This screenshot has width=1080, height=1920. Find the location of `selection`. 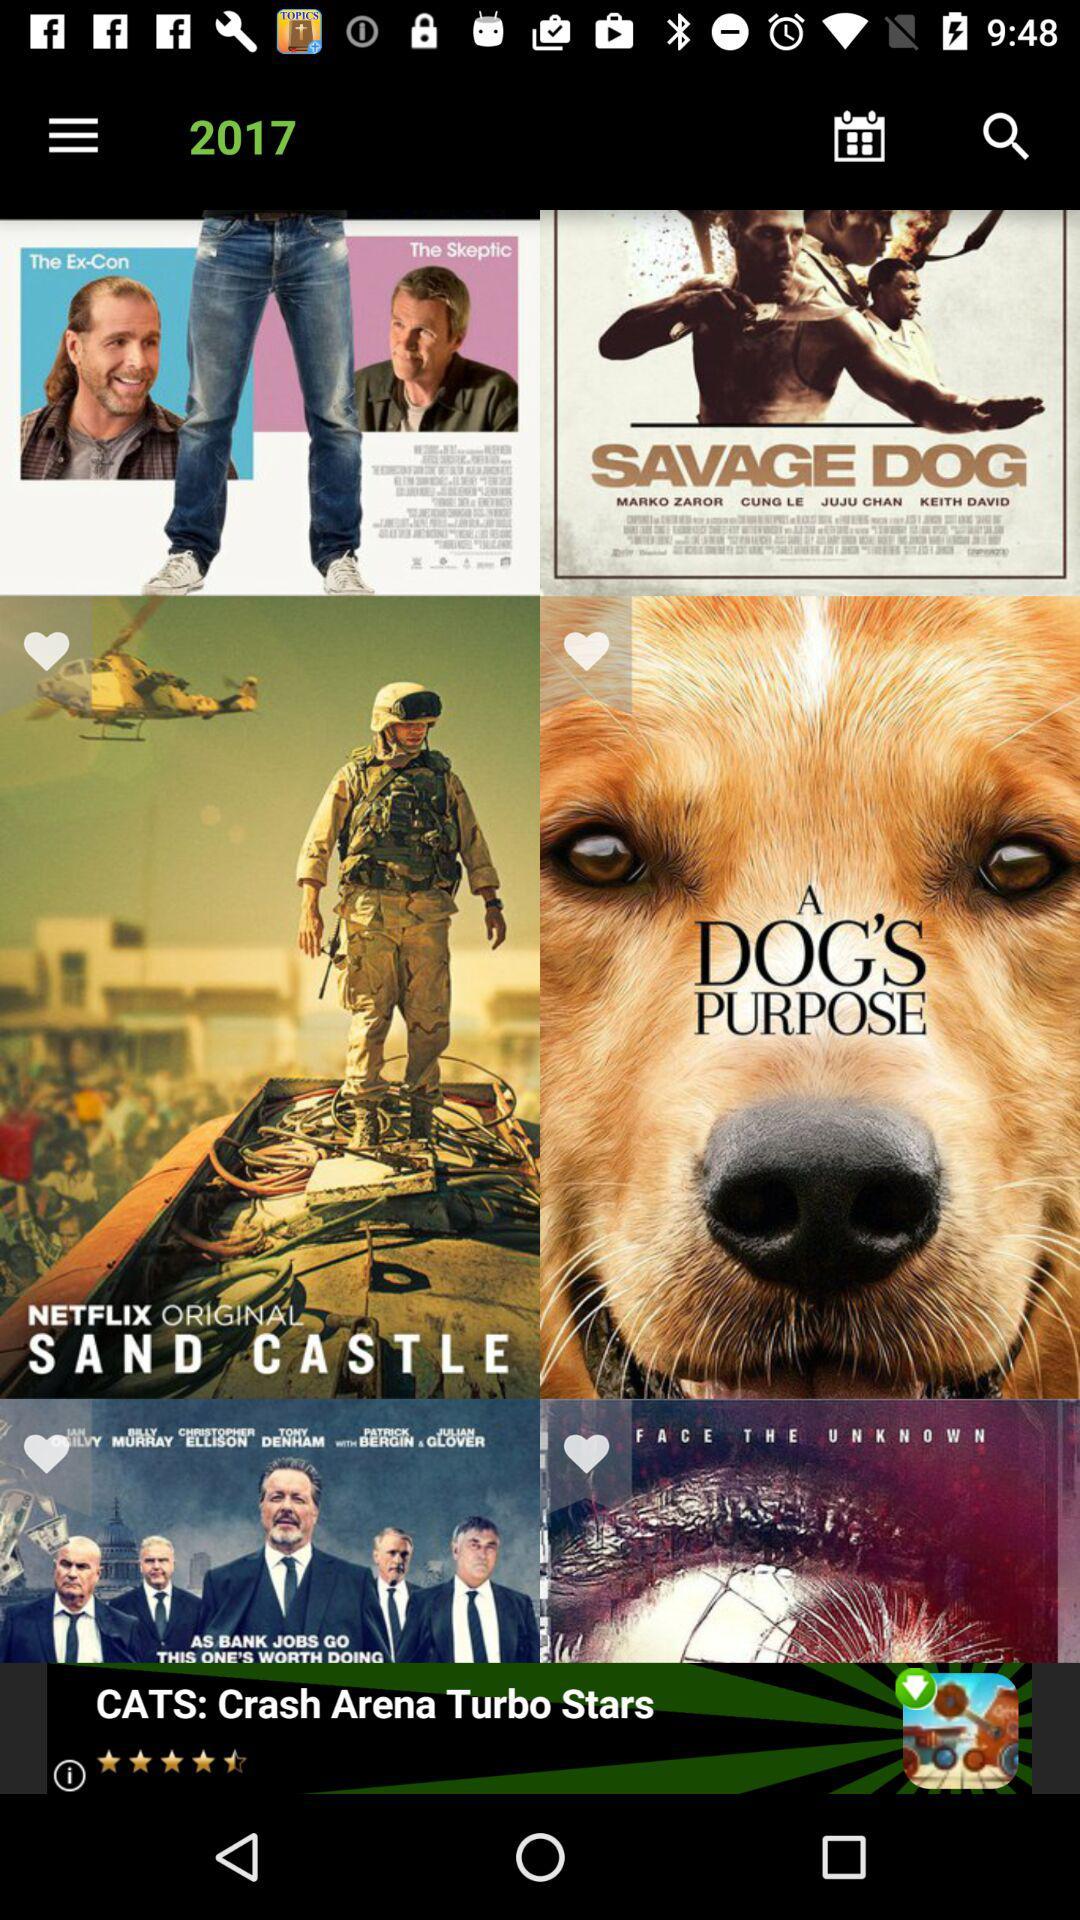

selection is located at coordinates (598, 1458).